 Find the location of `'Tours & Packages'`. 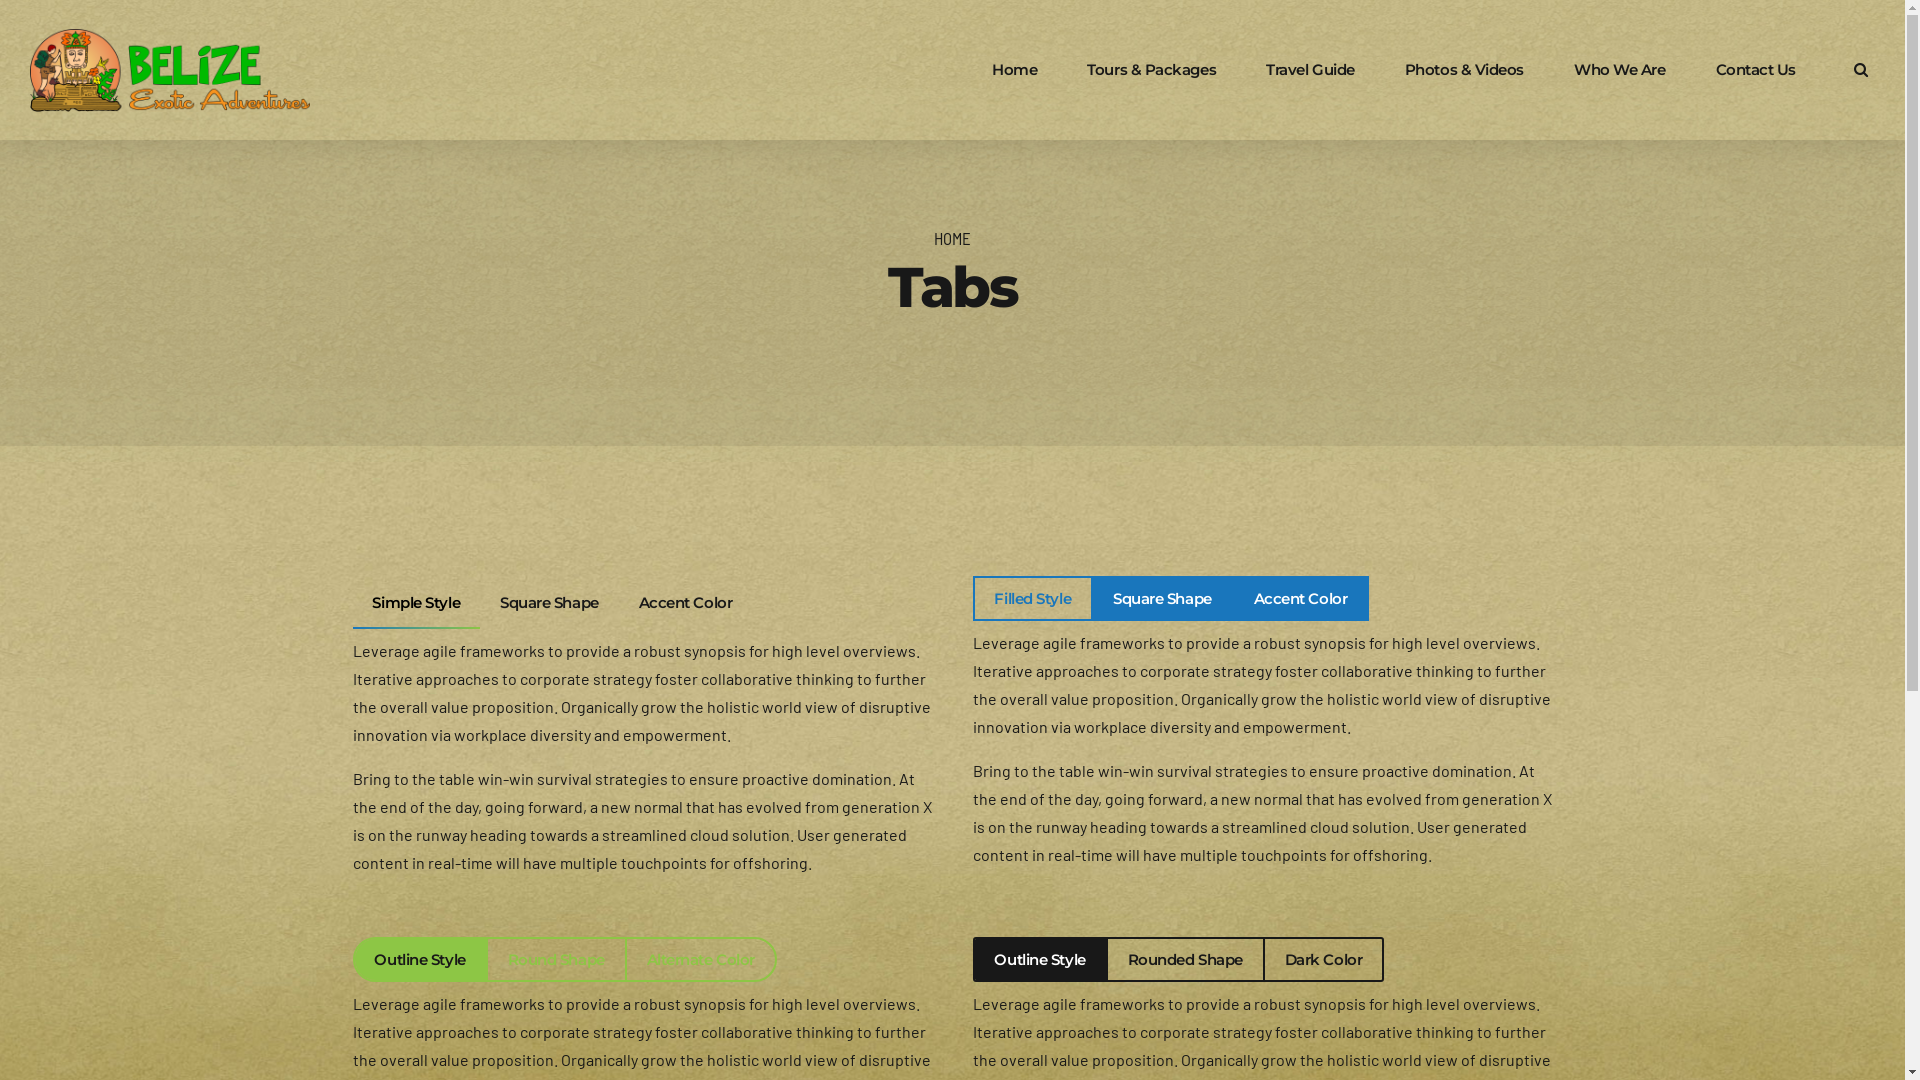

'Tours & Packages' is located at coordinates (1151, 68).